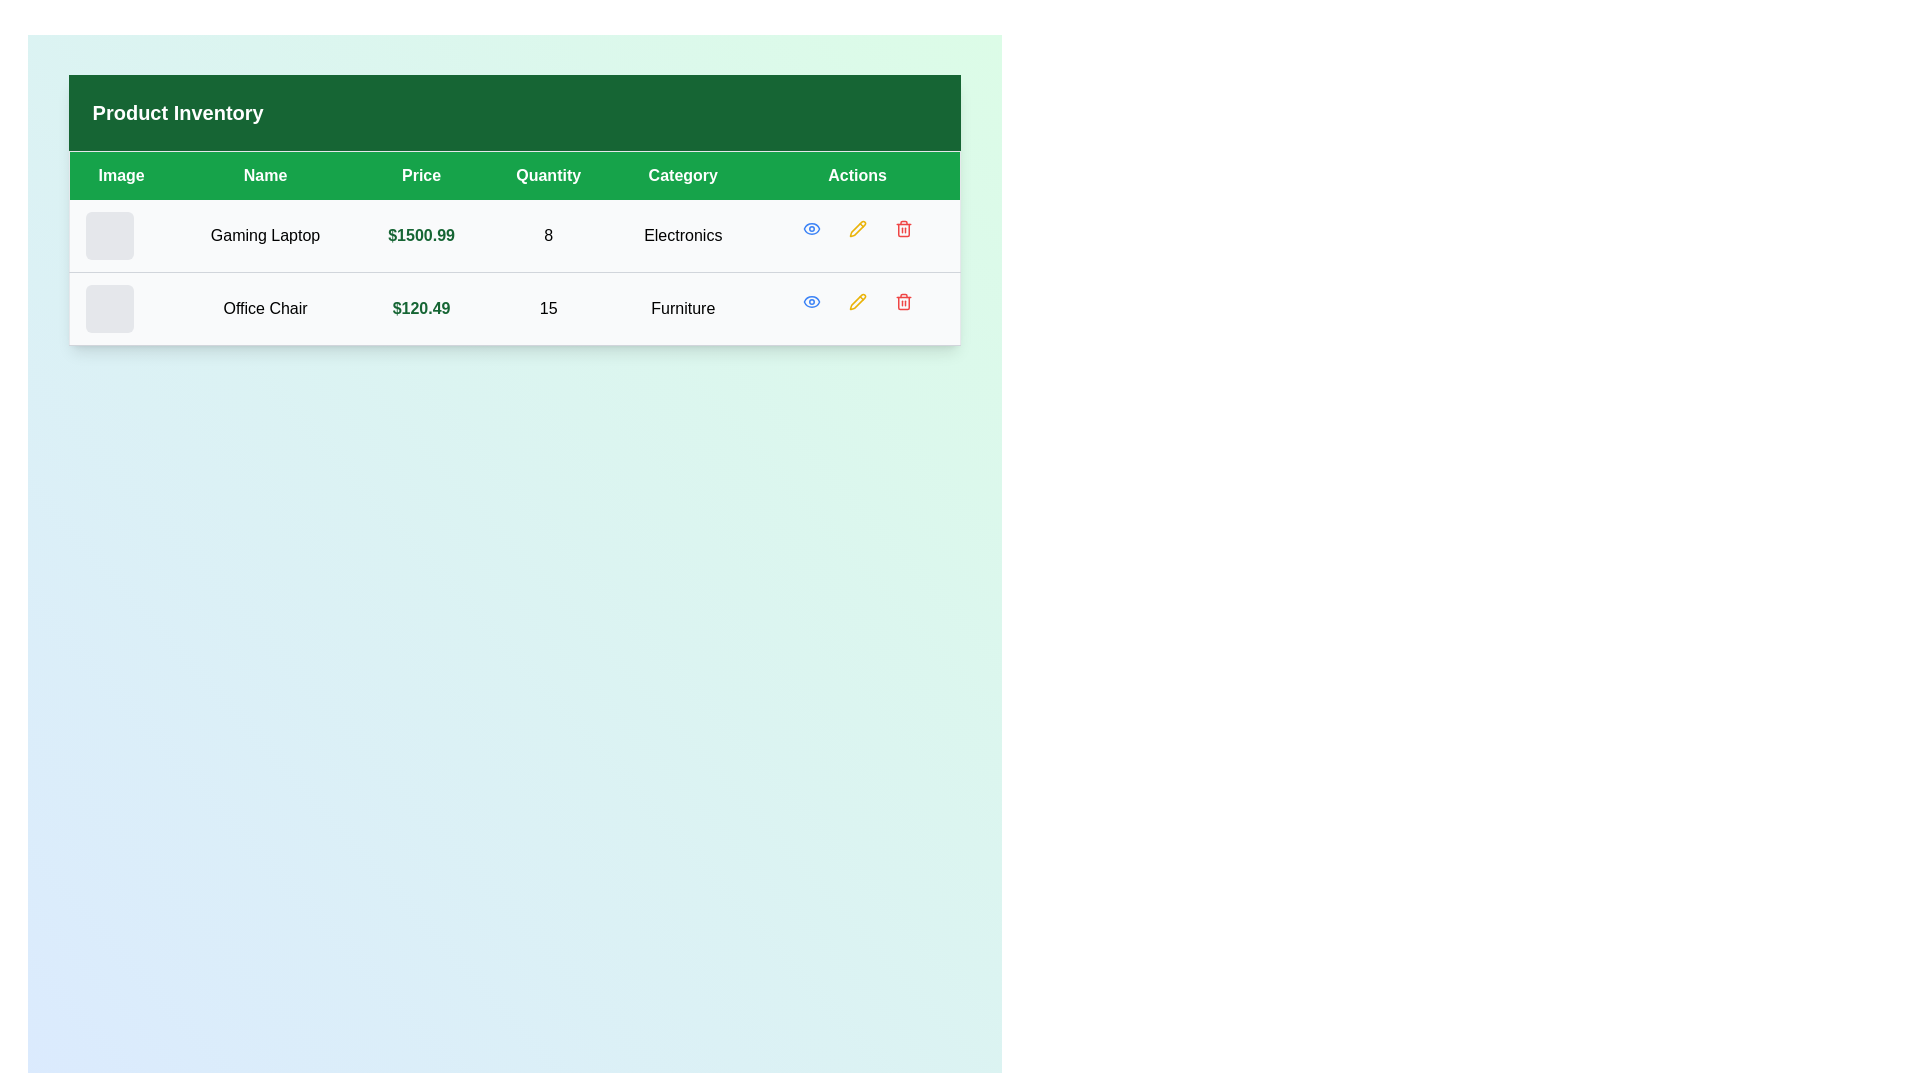  Describe the element at coordinates (857, 174) in the screenshot. I see `the sixth column header in the table that indicates the purpose of the last column containing action buttons` at that location.